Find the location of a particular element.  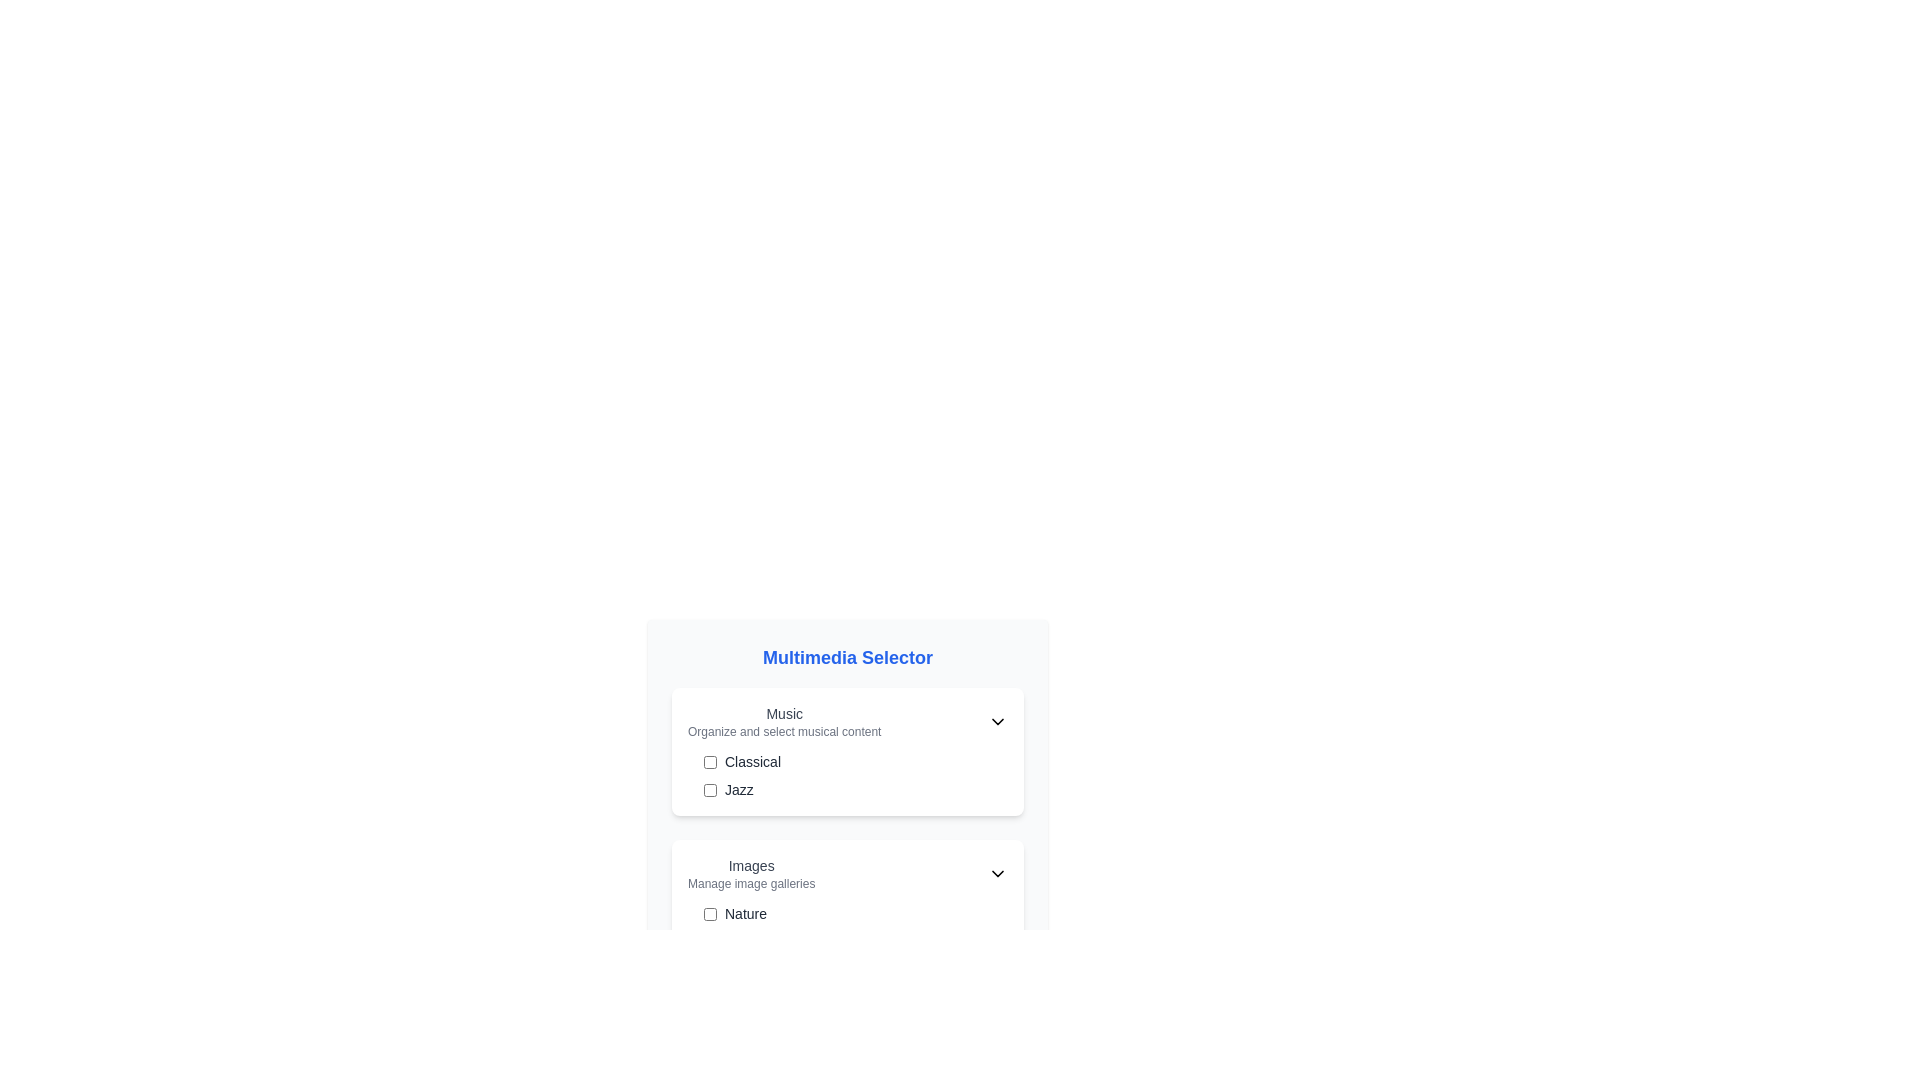

the Dropdown selector for the 'Music' category is located at coordinates (848, 721).